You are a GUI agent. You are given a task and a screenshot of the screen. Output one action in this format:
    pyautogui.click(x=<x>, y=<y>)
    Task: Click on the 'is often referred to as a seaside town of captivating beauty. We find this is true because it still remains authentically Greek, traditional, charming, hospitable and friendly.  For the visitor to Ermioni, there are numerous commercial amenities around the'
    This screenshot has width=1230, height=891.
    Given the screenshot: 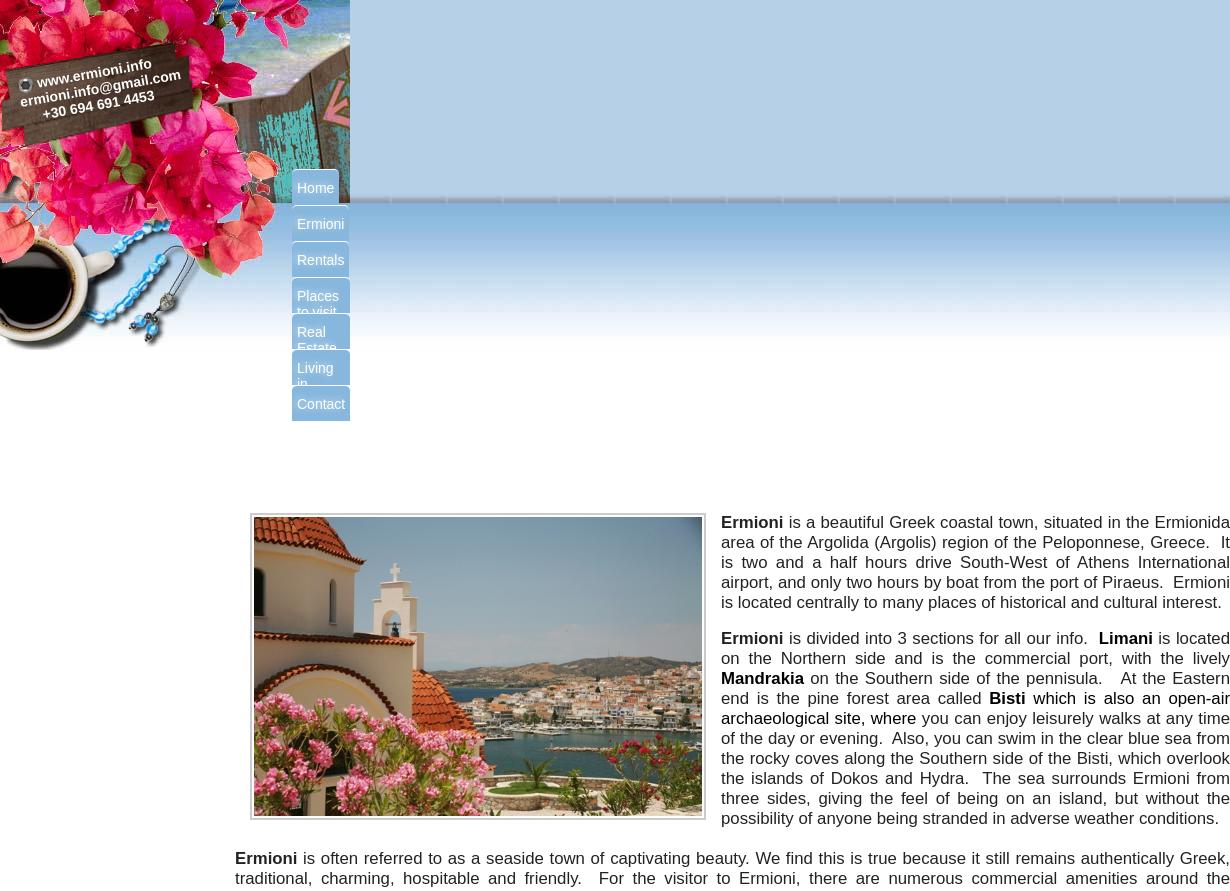 What is the action you would take?
    pyautogui.click(x=732, y=867)
    